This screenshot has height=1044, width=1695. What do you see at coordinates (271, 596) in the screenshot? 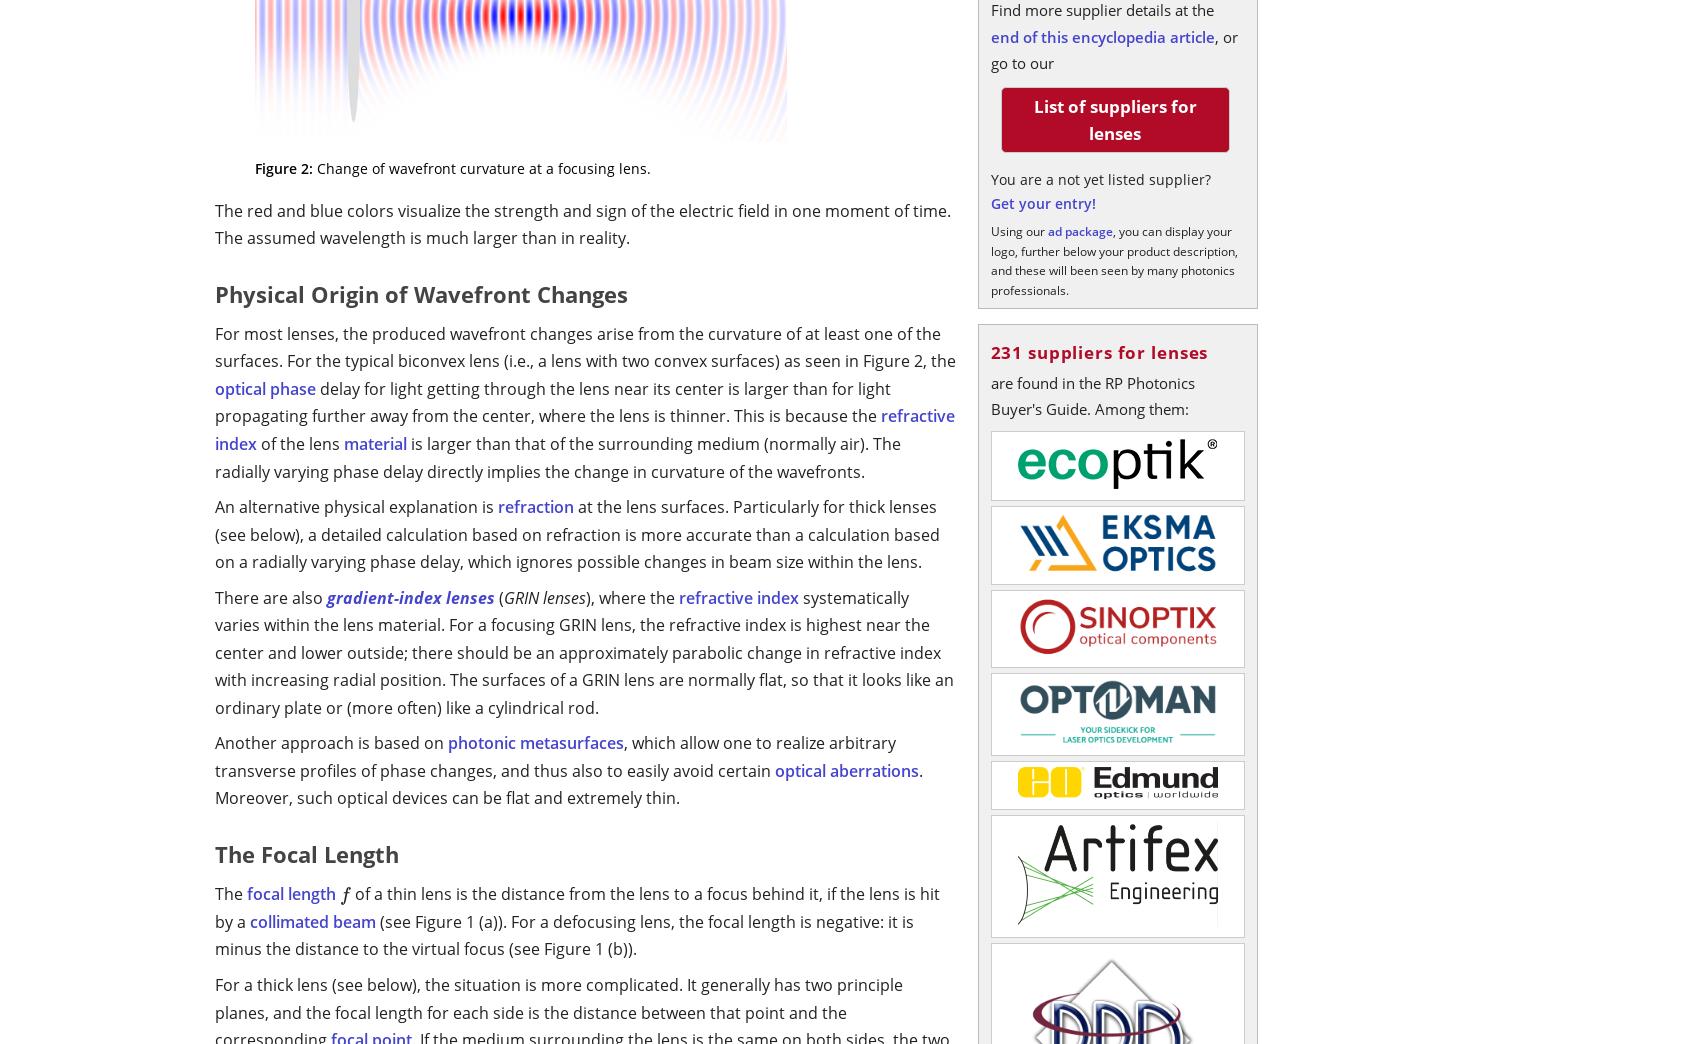
I see `'There are also'` at bounding box center [271, 596].